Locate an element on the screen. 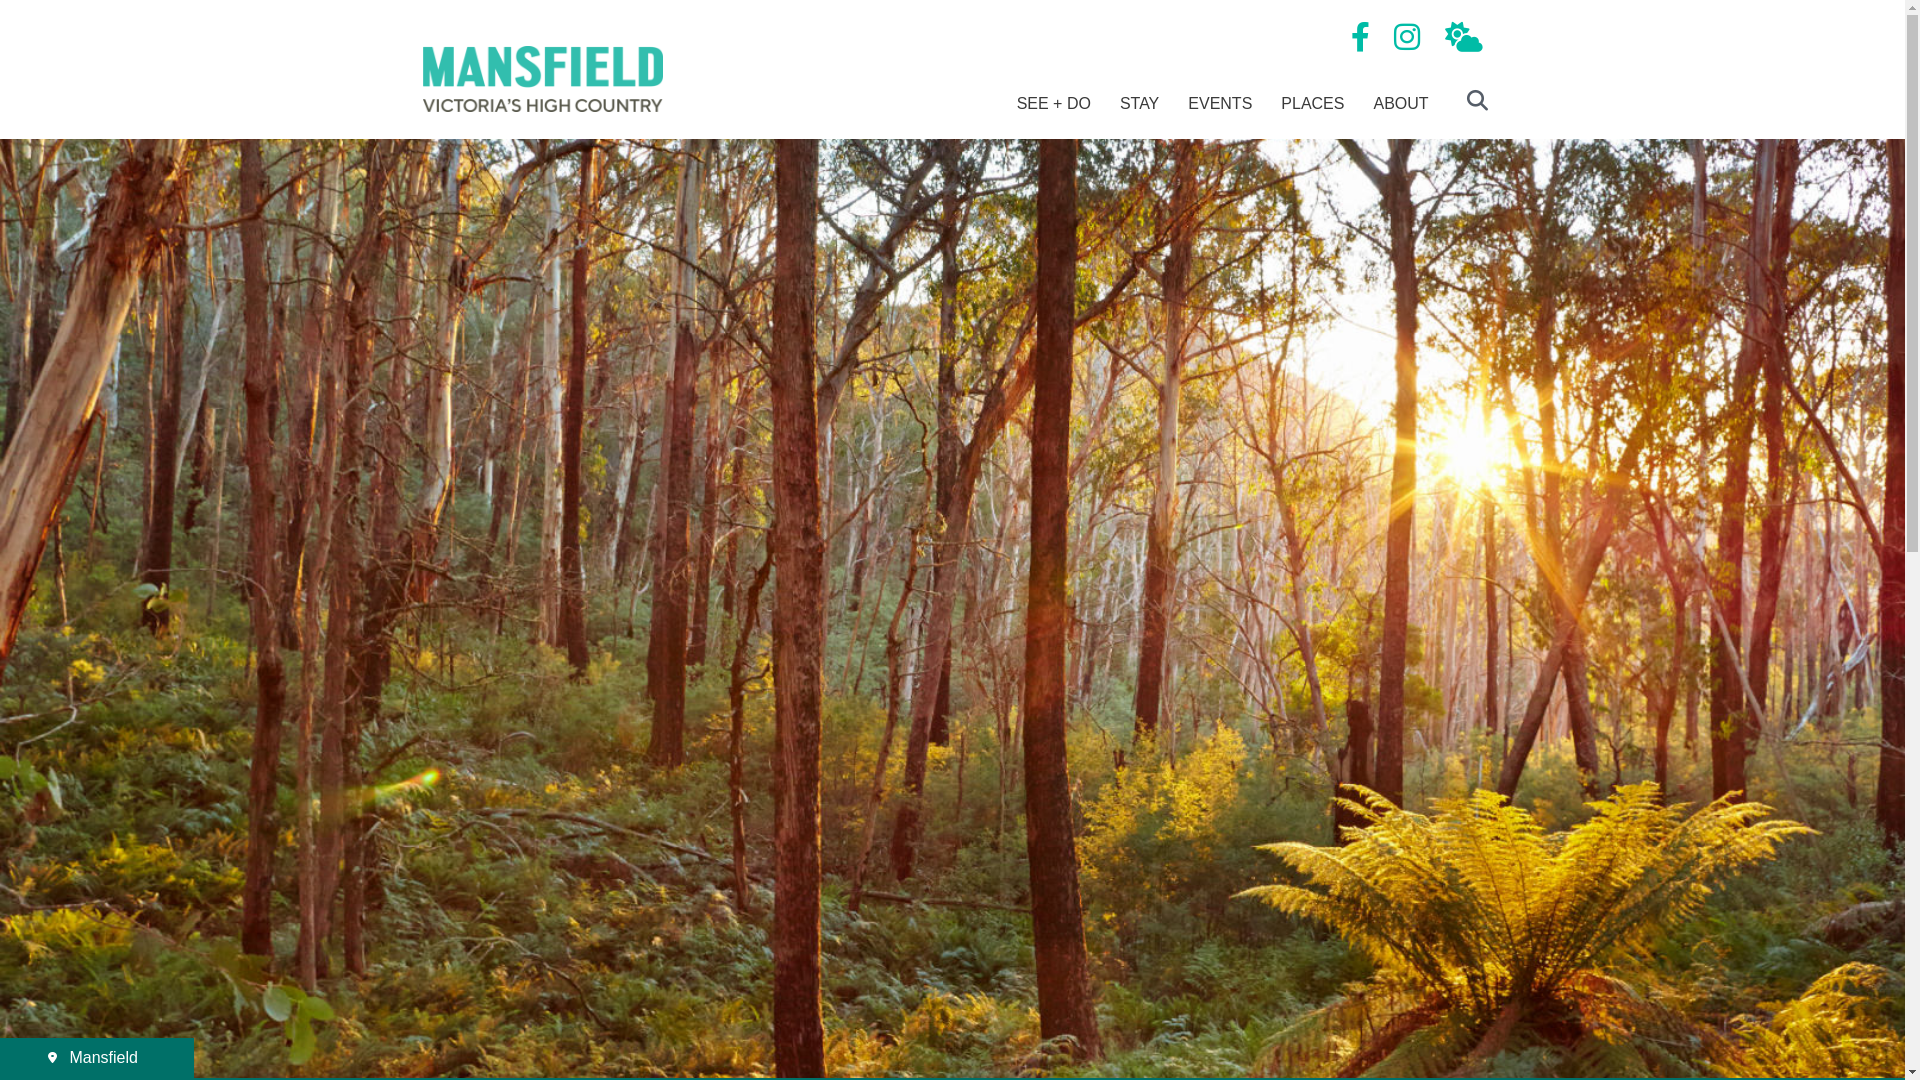  'Mansfield' is located at coordinates (95, 1056).